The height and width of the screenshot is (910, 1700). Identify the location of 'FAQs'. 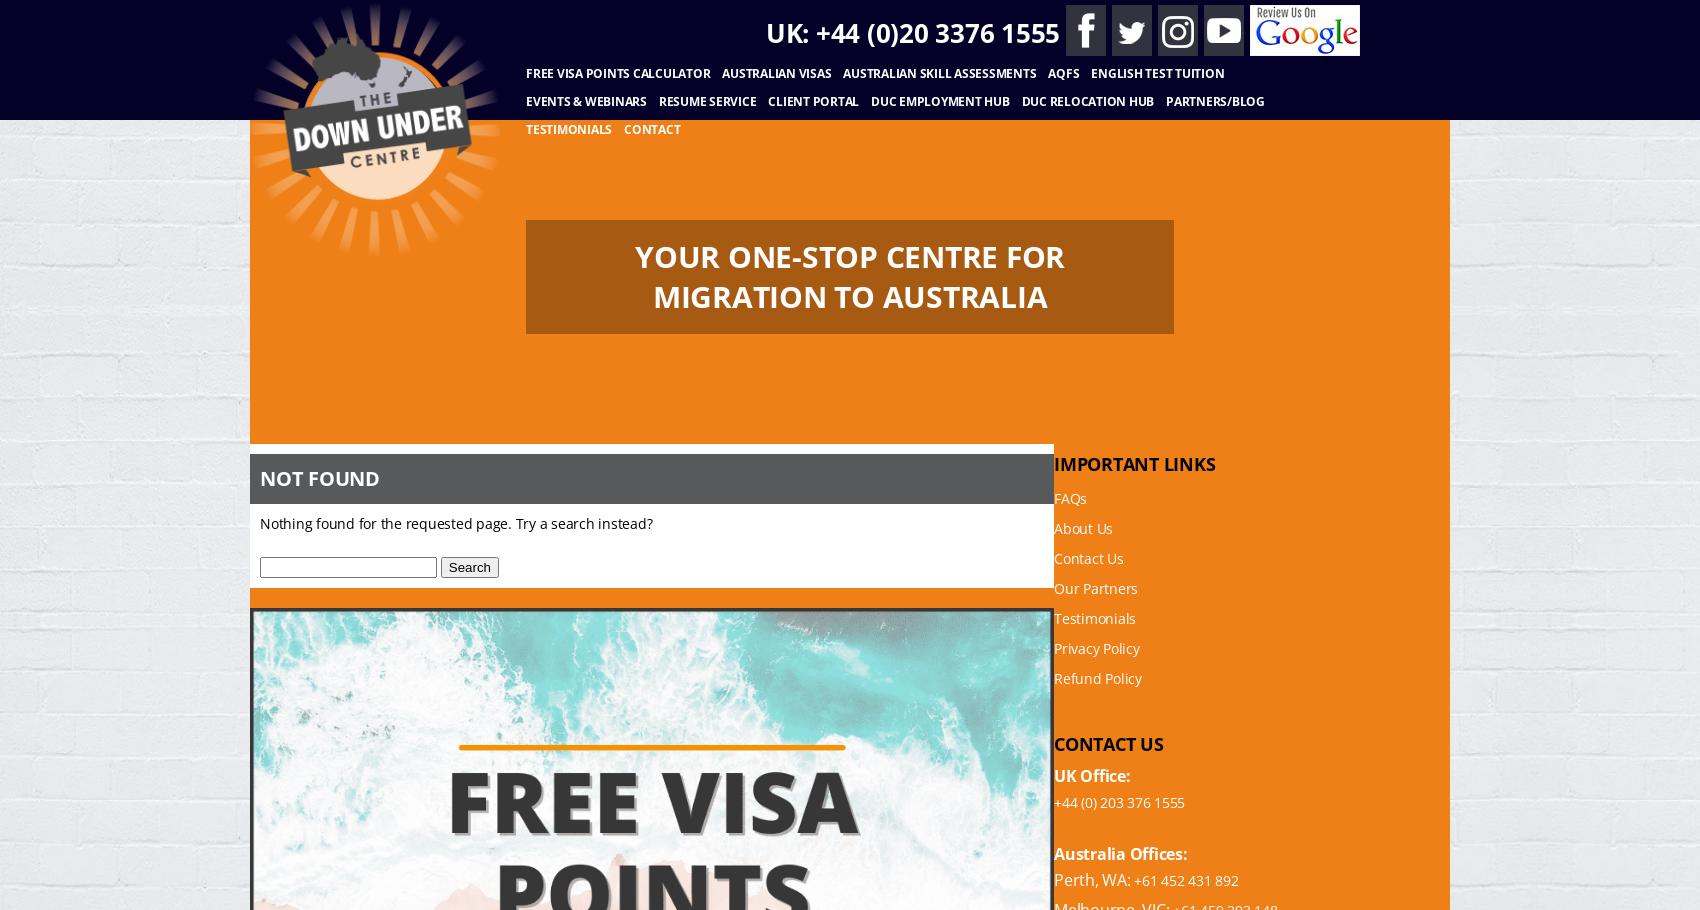
(1053, 498).